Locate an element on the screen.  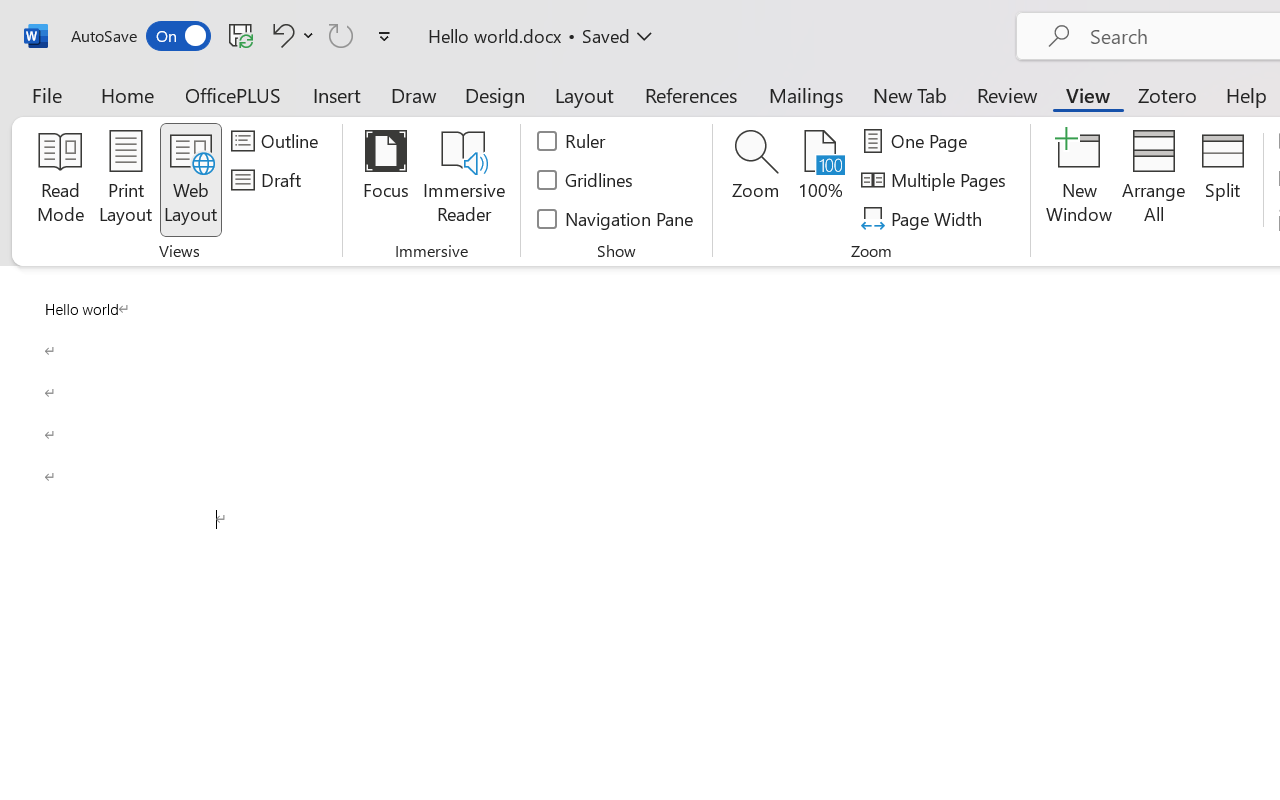
'View' is located at coordinates (1087, 94).